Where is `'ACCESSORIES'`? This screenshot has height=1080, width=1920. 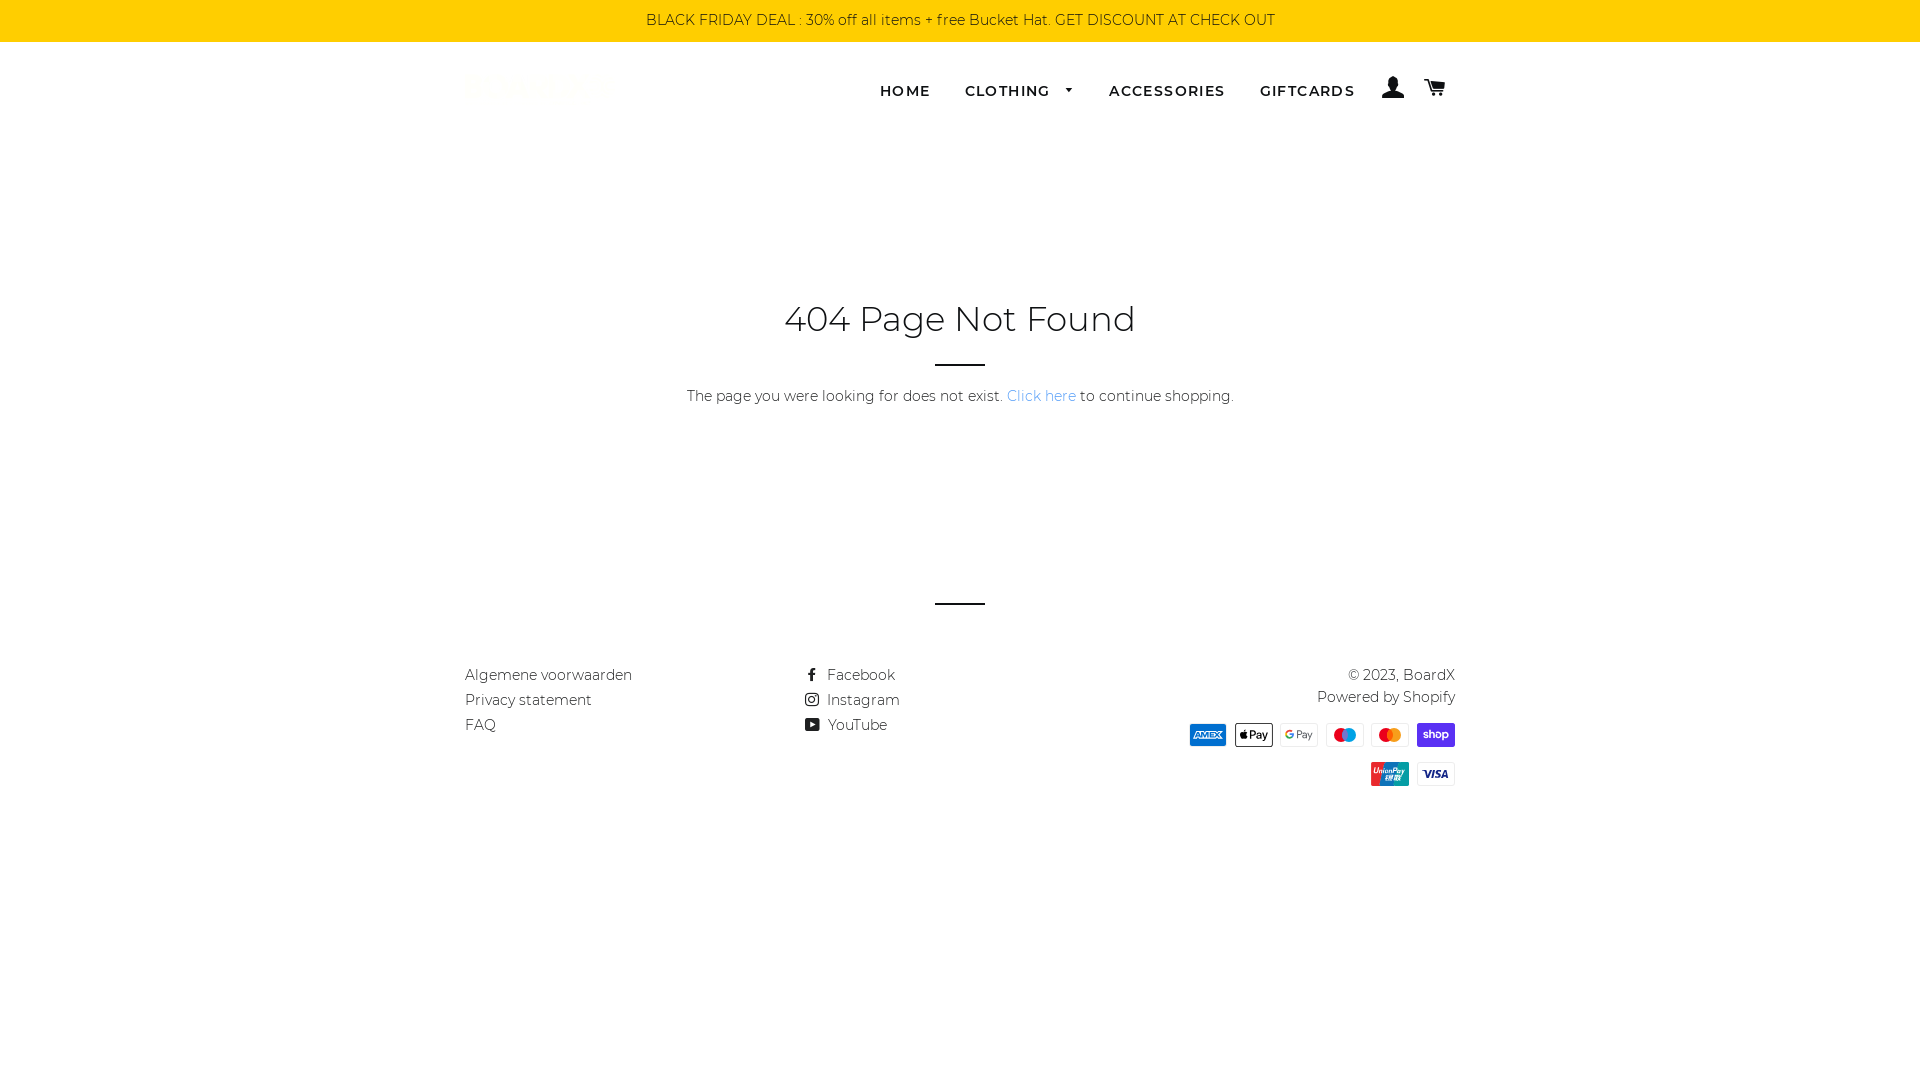 'ACCESSORIES' is located at coordinates (1166, 92).